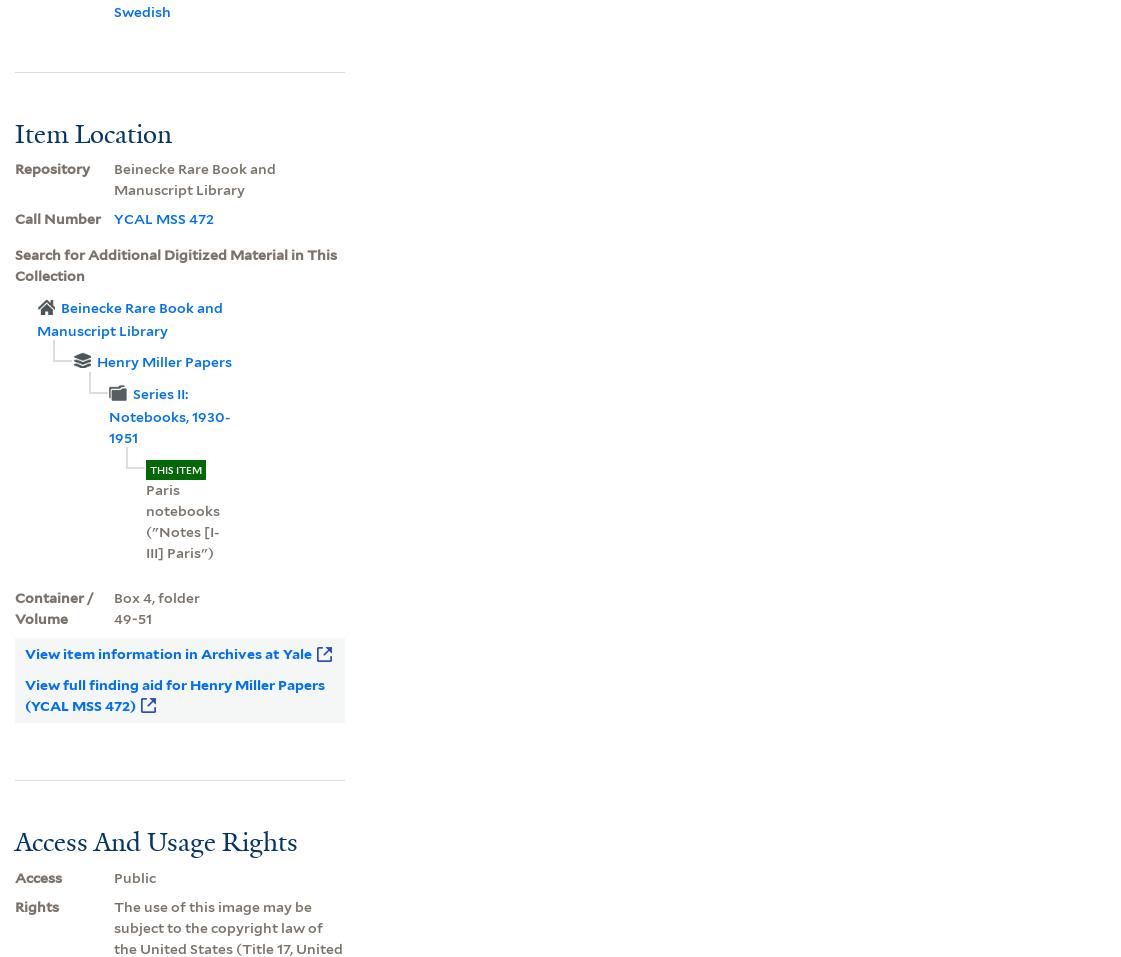 This screenshot has width=1121, height=957. Describe the element at coordinates (155, 840) in the screenshot. I see `'Access And Usage Rights'` at that location.